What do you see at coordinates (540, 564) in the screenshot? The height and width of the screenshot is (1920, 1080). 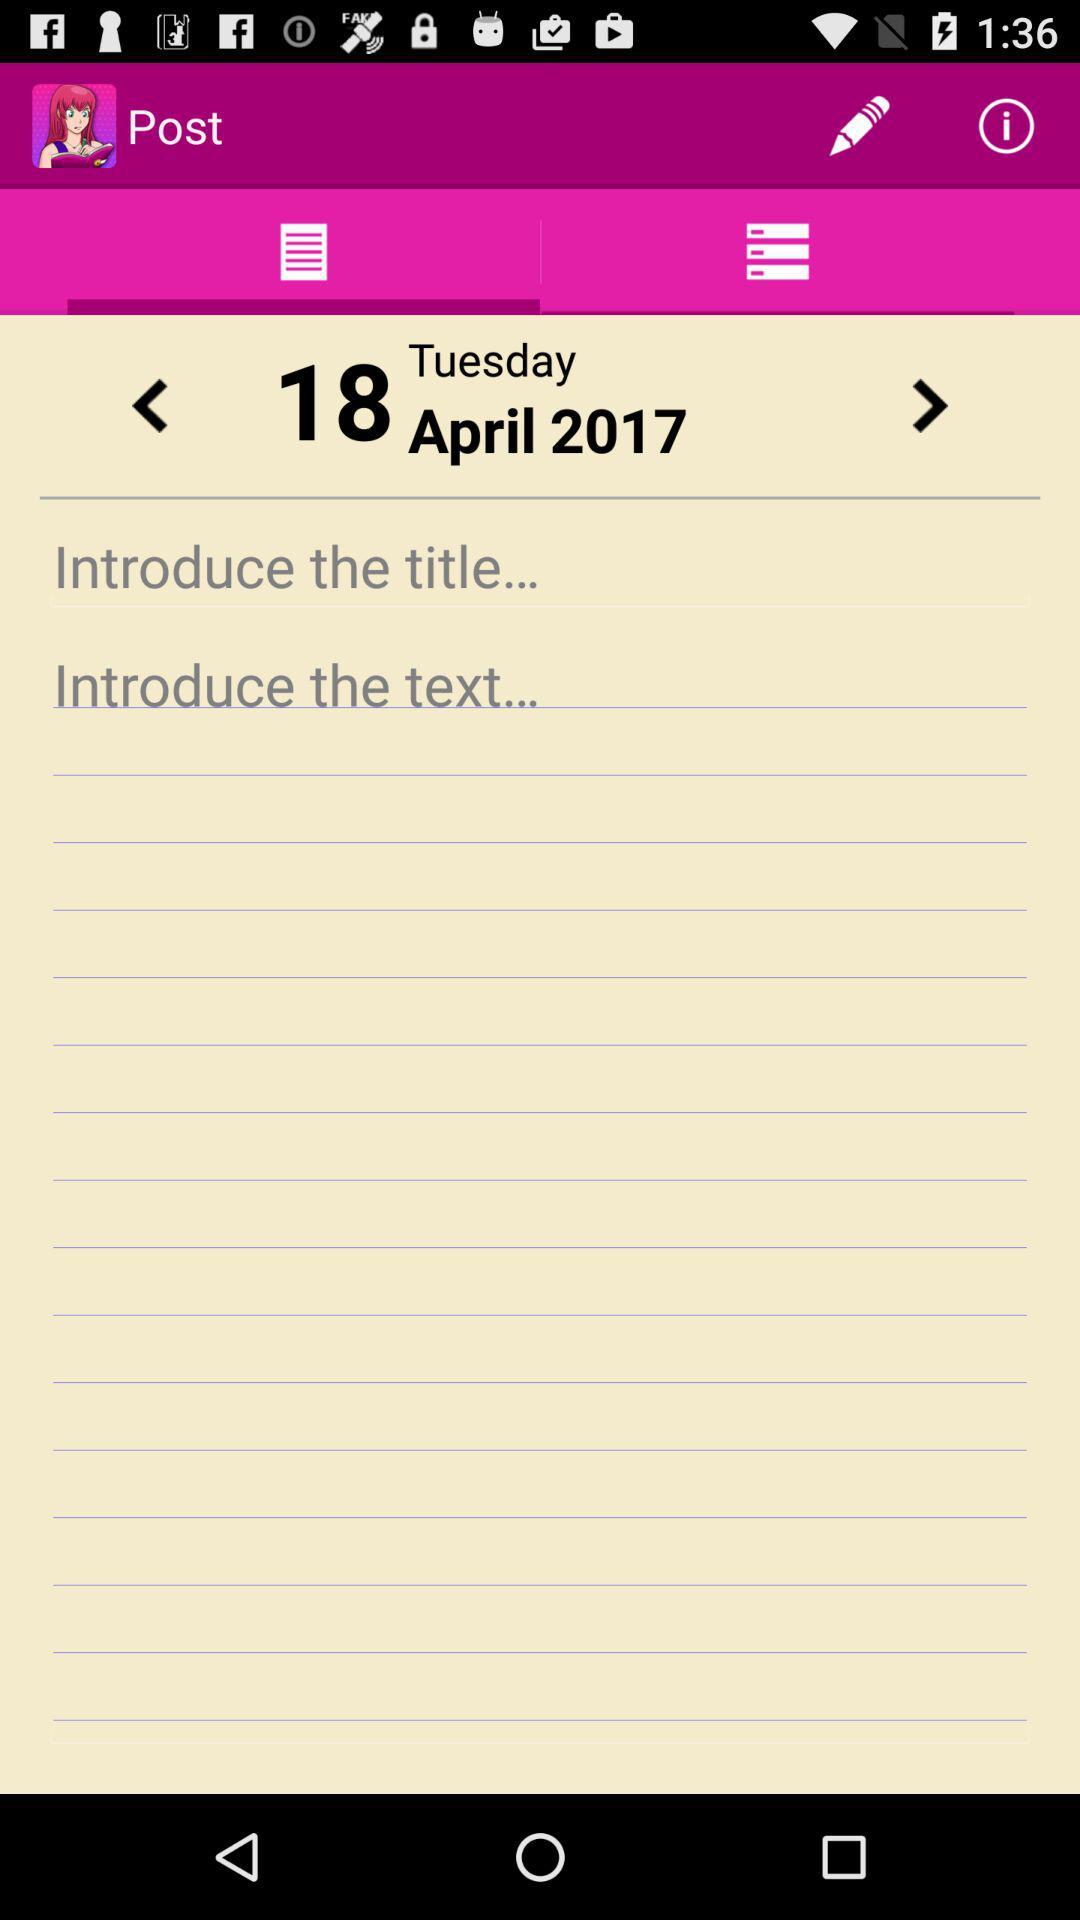 I see `introduction the title` at bounding box center [540, 564].